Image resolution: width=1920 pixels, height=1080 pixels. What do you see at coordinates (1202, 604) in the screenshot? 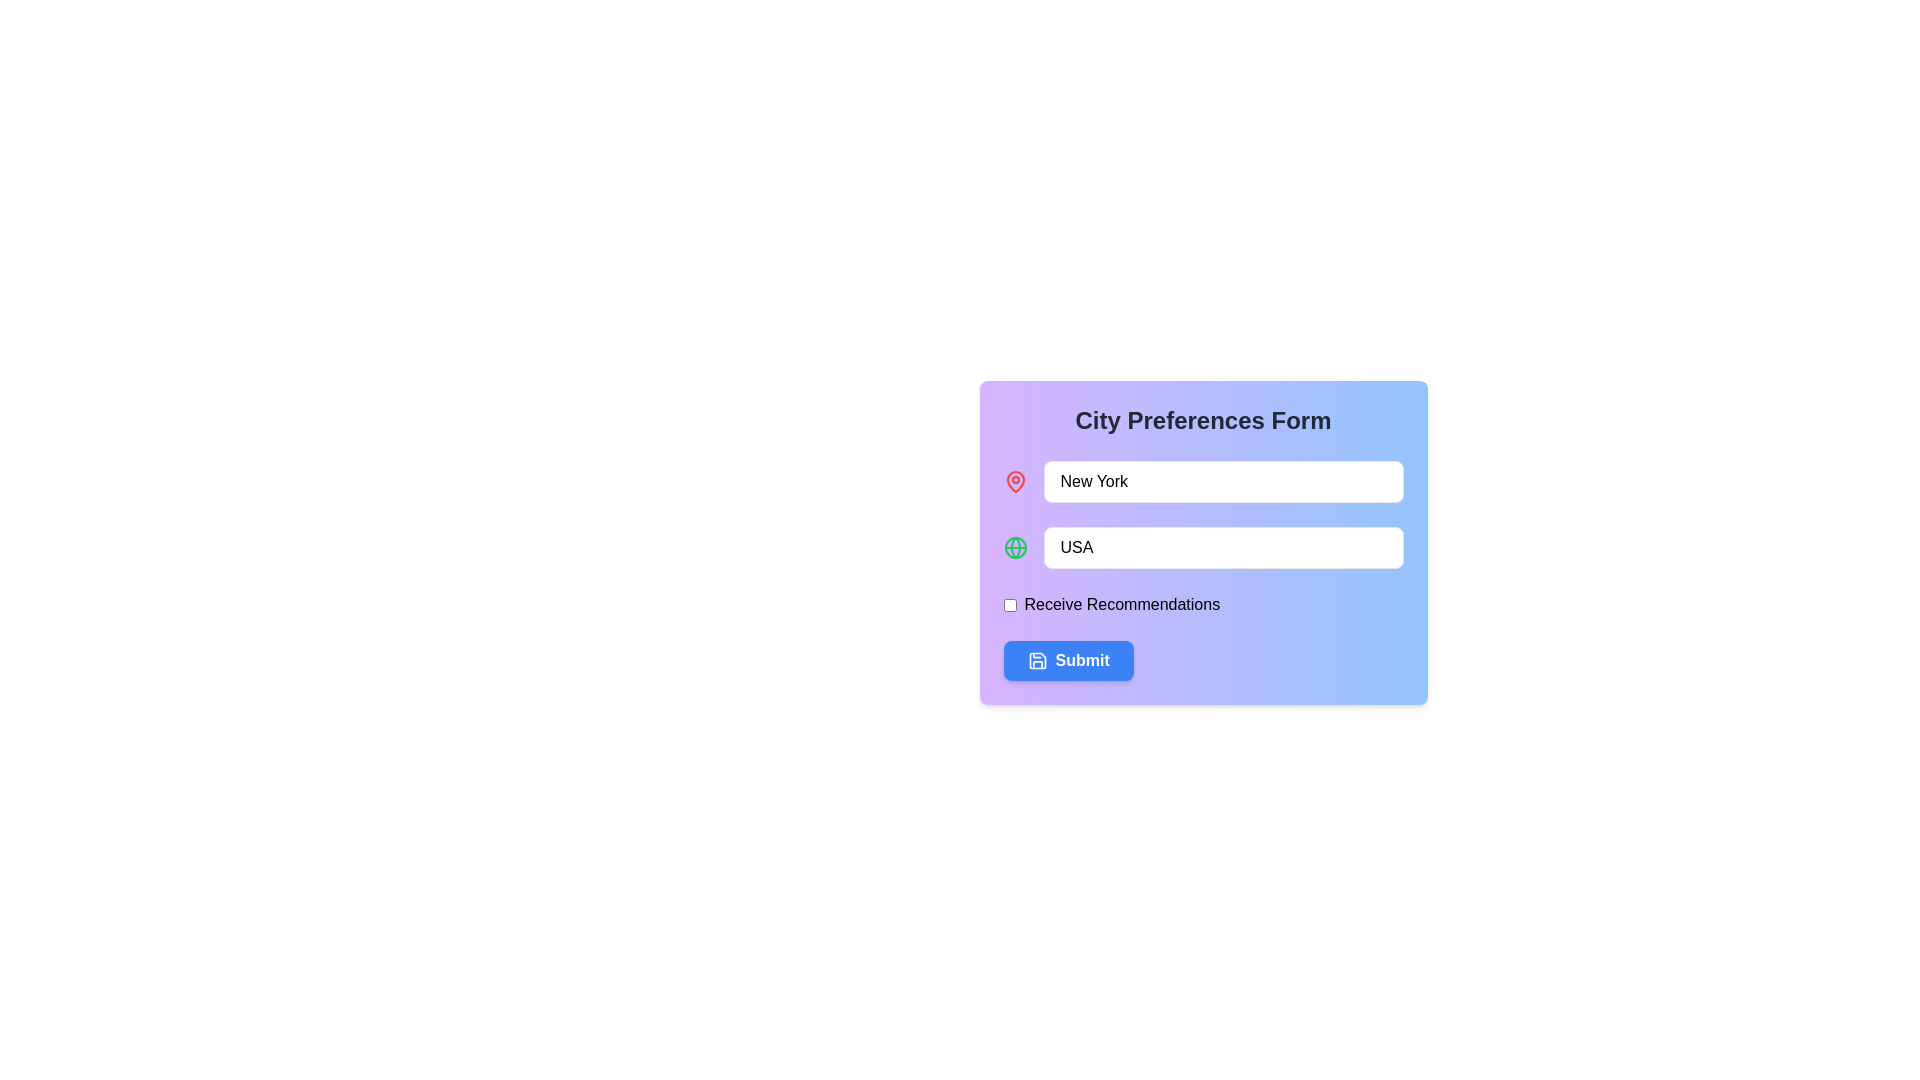
I see `the checkbox for receiving recommendations located below the 'City' and 'Country' input fields and above the 'Submit' button using keyboard navigation` at bounding box center [1202, 604].